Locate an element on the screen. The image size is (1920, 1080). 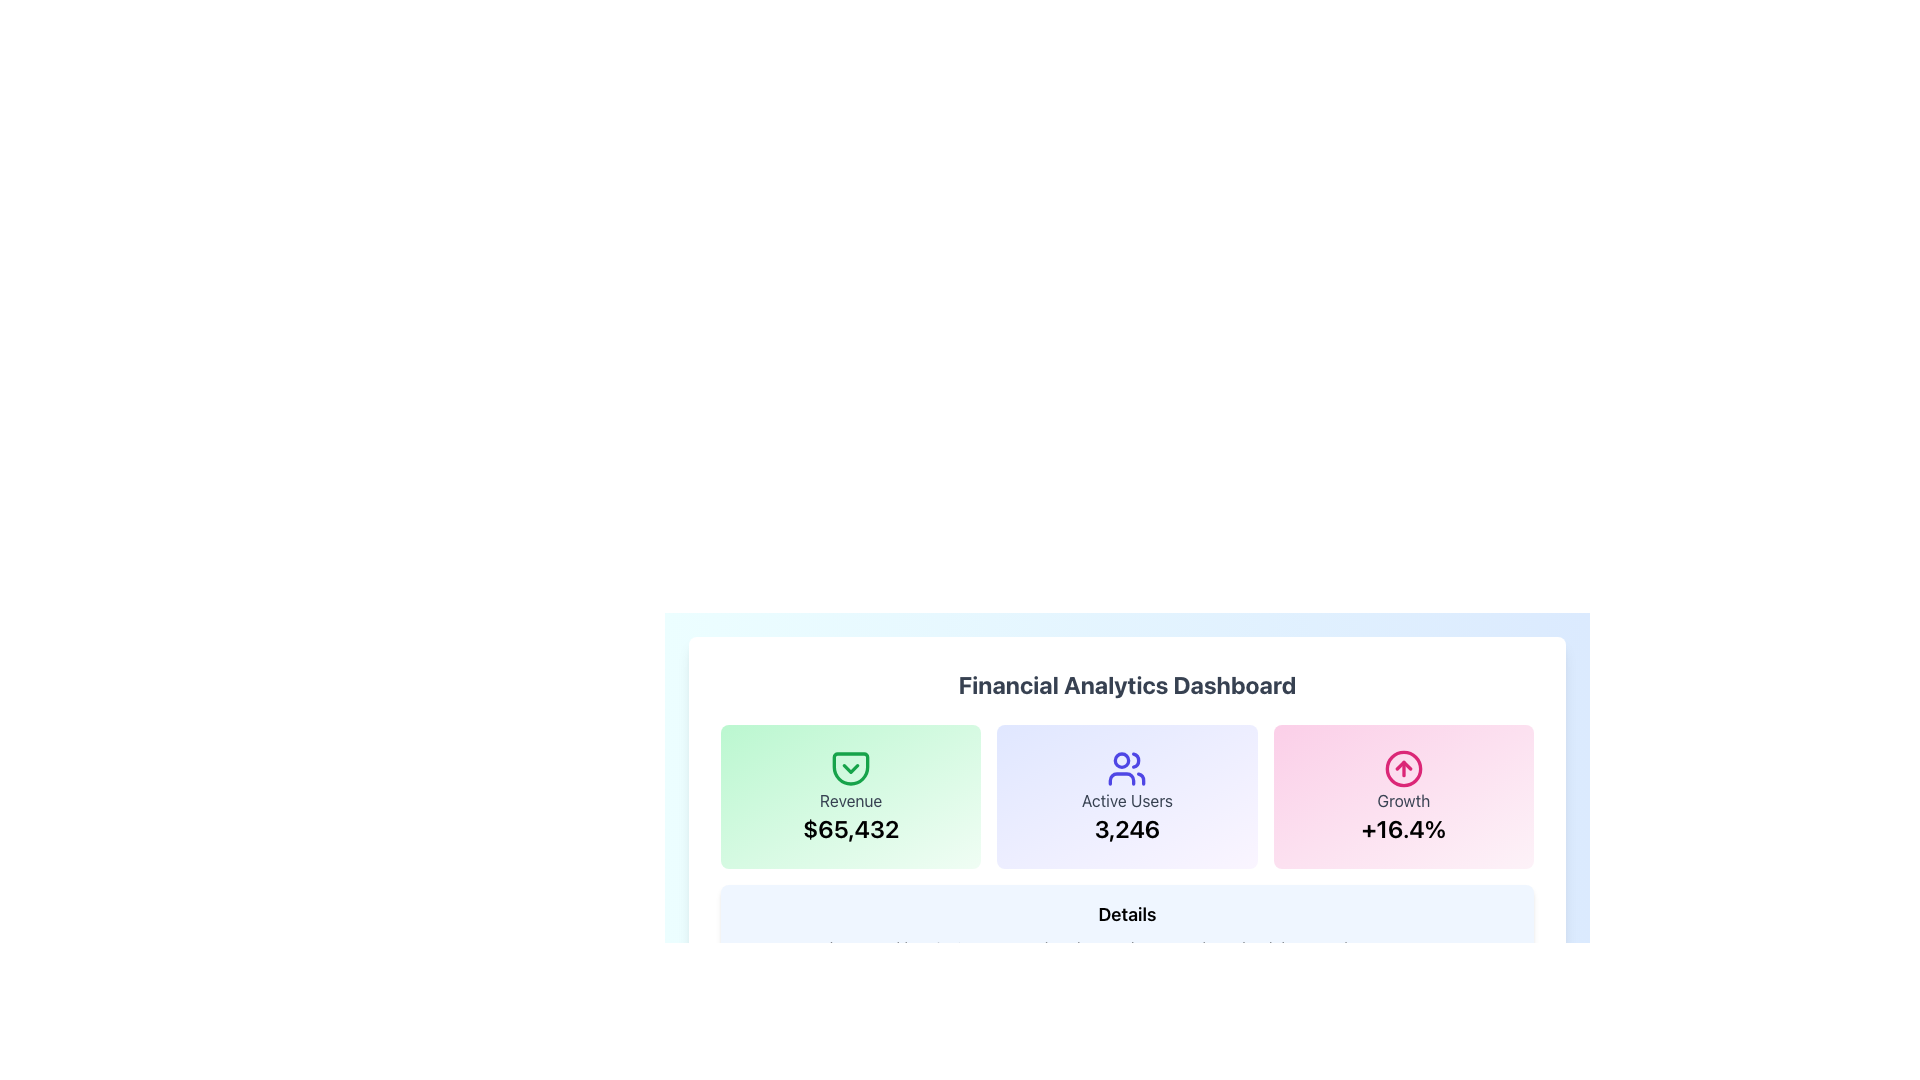
the Informational Card that displays the growth percentage value, positioned as the rightmost card in a row of three cards within the financial analytics dashboard is located at coordinates (1402, 796).